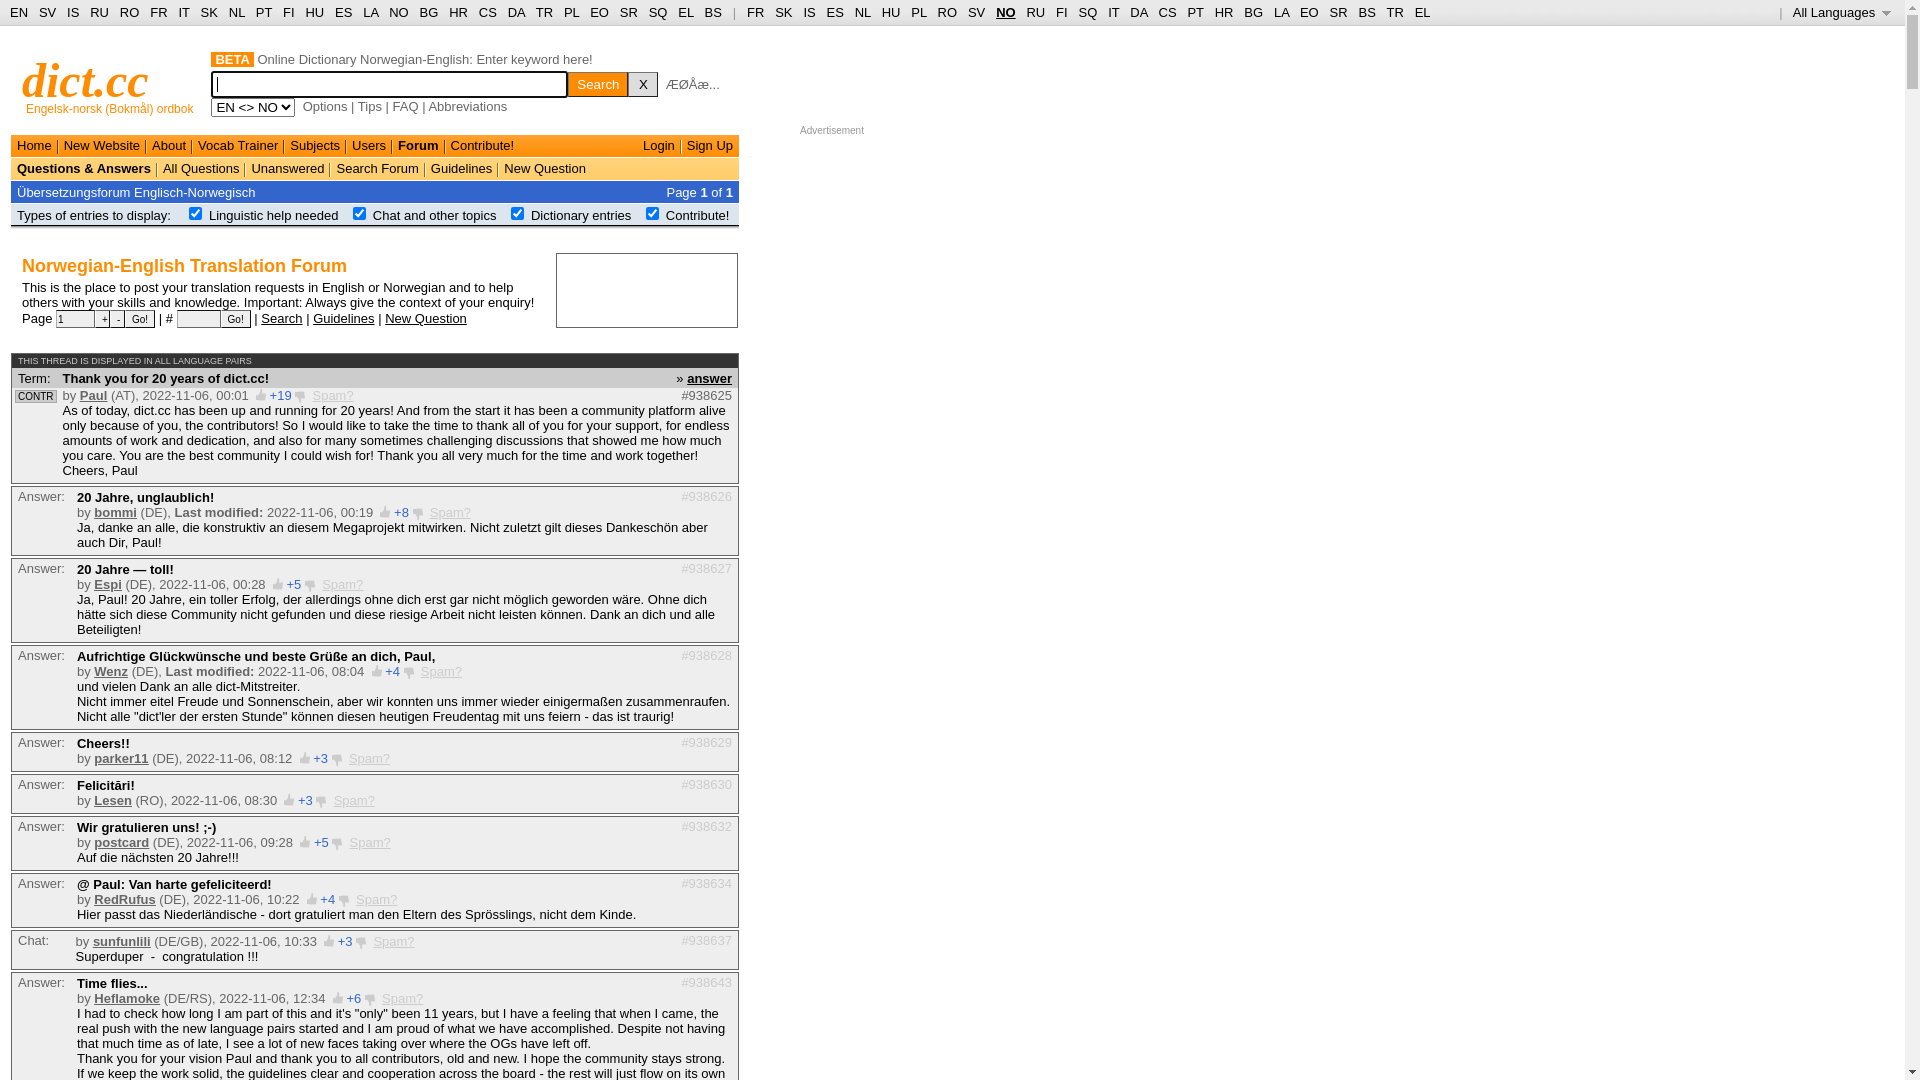 The height and width of the screenshot is (1080, 1920). Describe the element at coordinates (405, 106) in the screenshot. I see `'FAQ'` at that location.